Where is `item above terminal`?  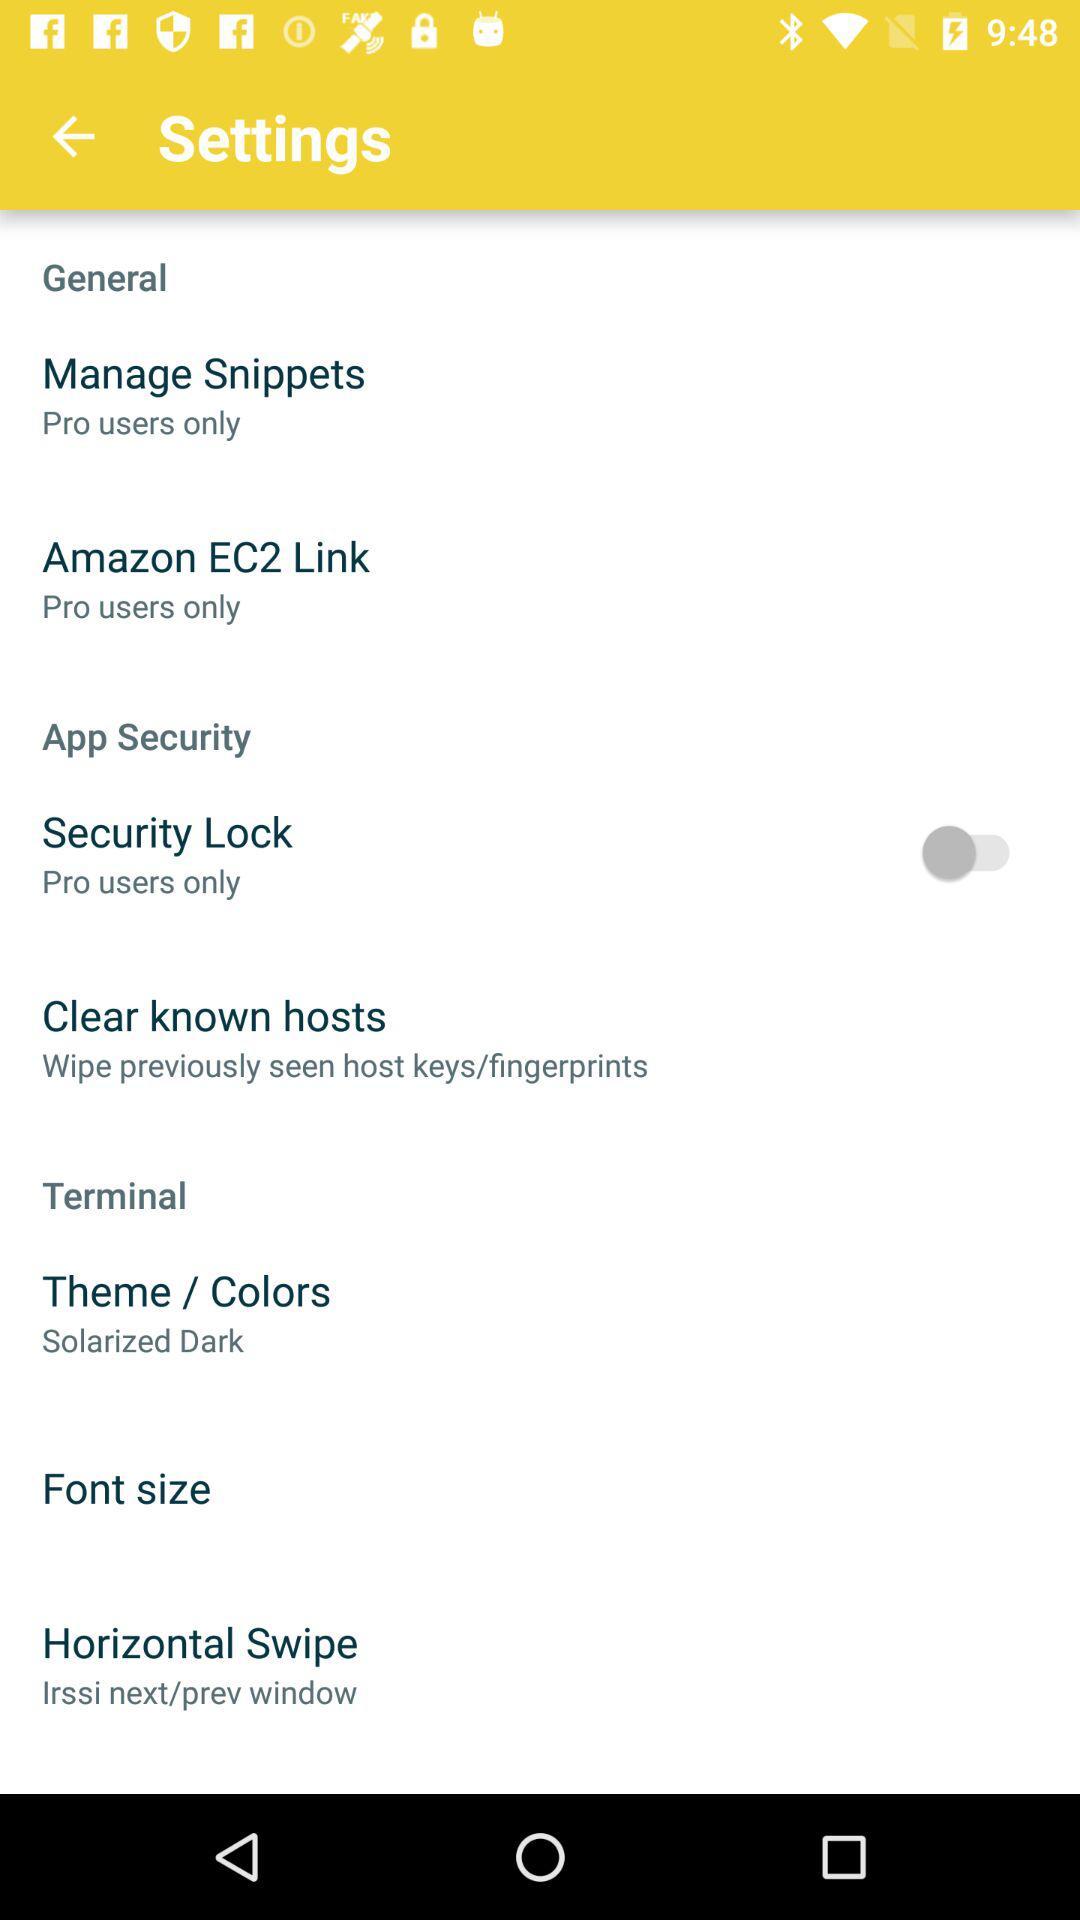
item above terminal is located at coordinates (974, 852).